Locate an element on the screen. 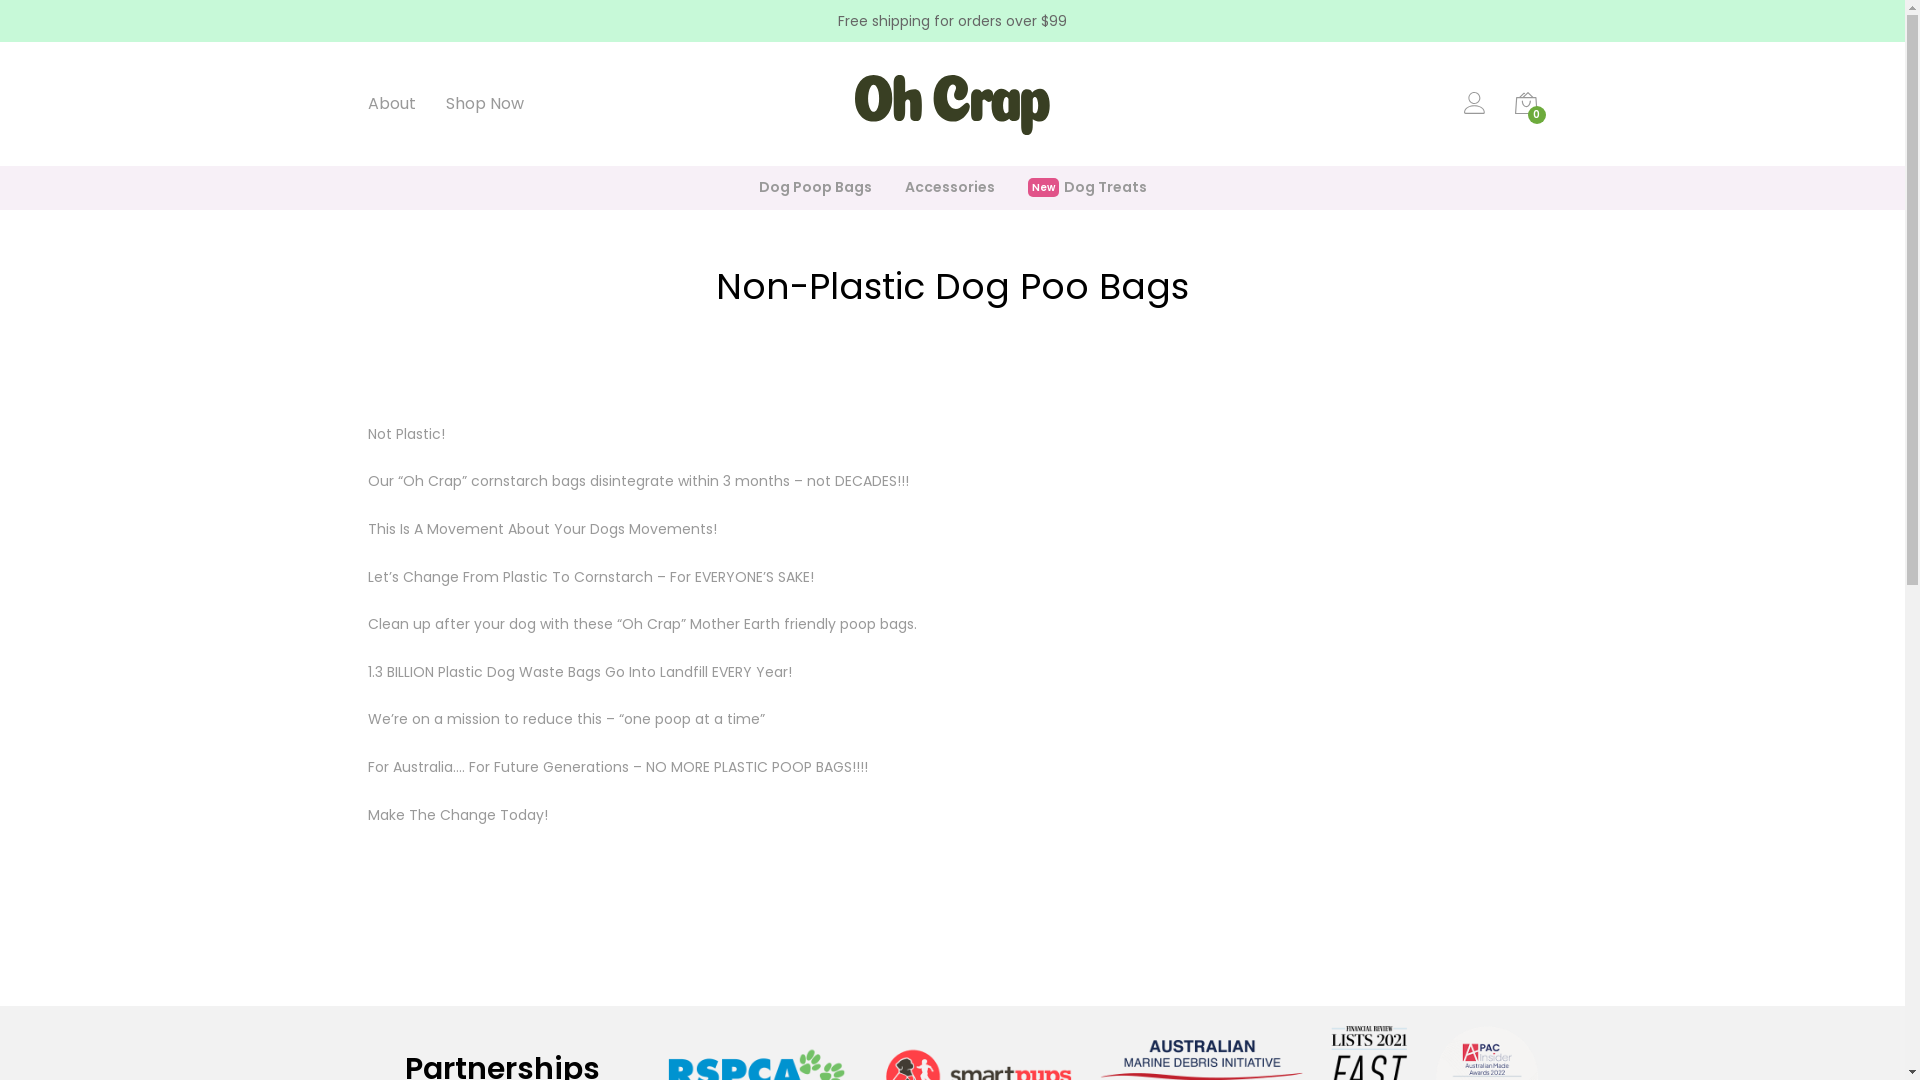 This screenshot has width=1920, height=1080. 'About' is located at coordinates (392, 104).